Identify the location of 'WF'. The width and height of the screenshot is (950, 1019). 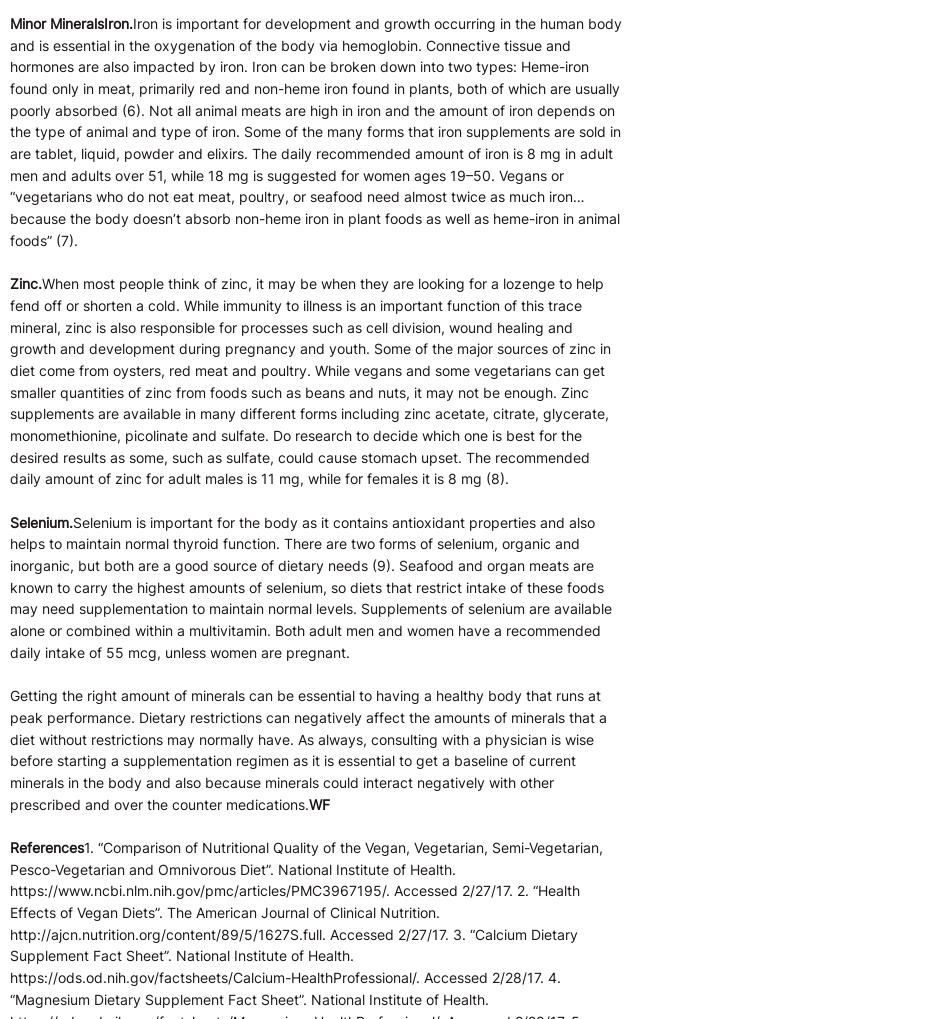
(318, 803).